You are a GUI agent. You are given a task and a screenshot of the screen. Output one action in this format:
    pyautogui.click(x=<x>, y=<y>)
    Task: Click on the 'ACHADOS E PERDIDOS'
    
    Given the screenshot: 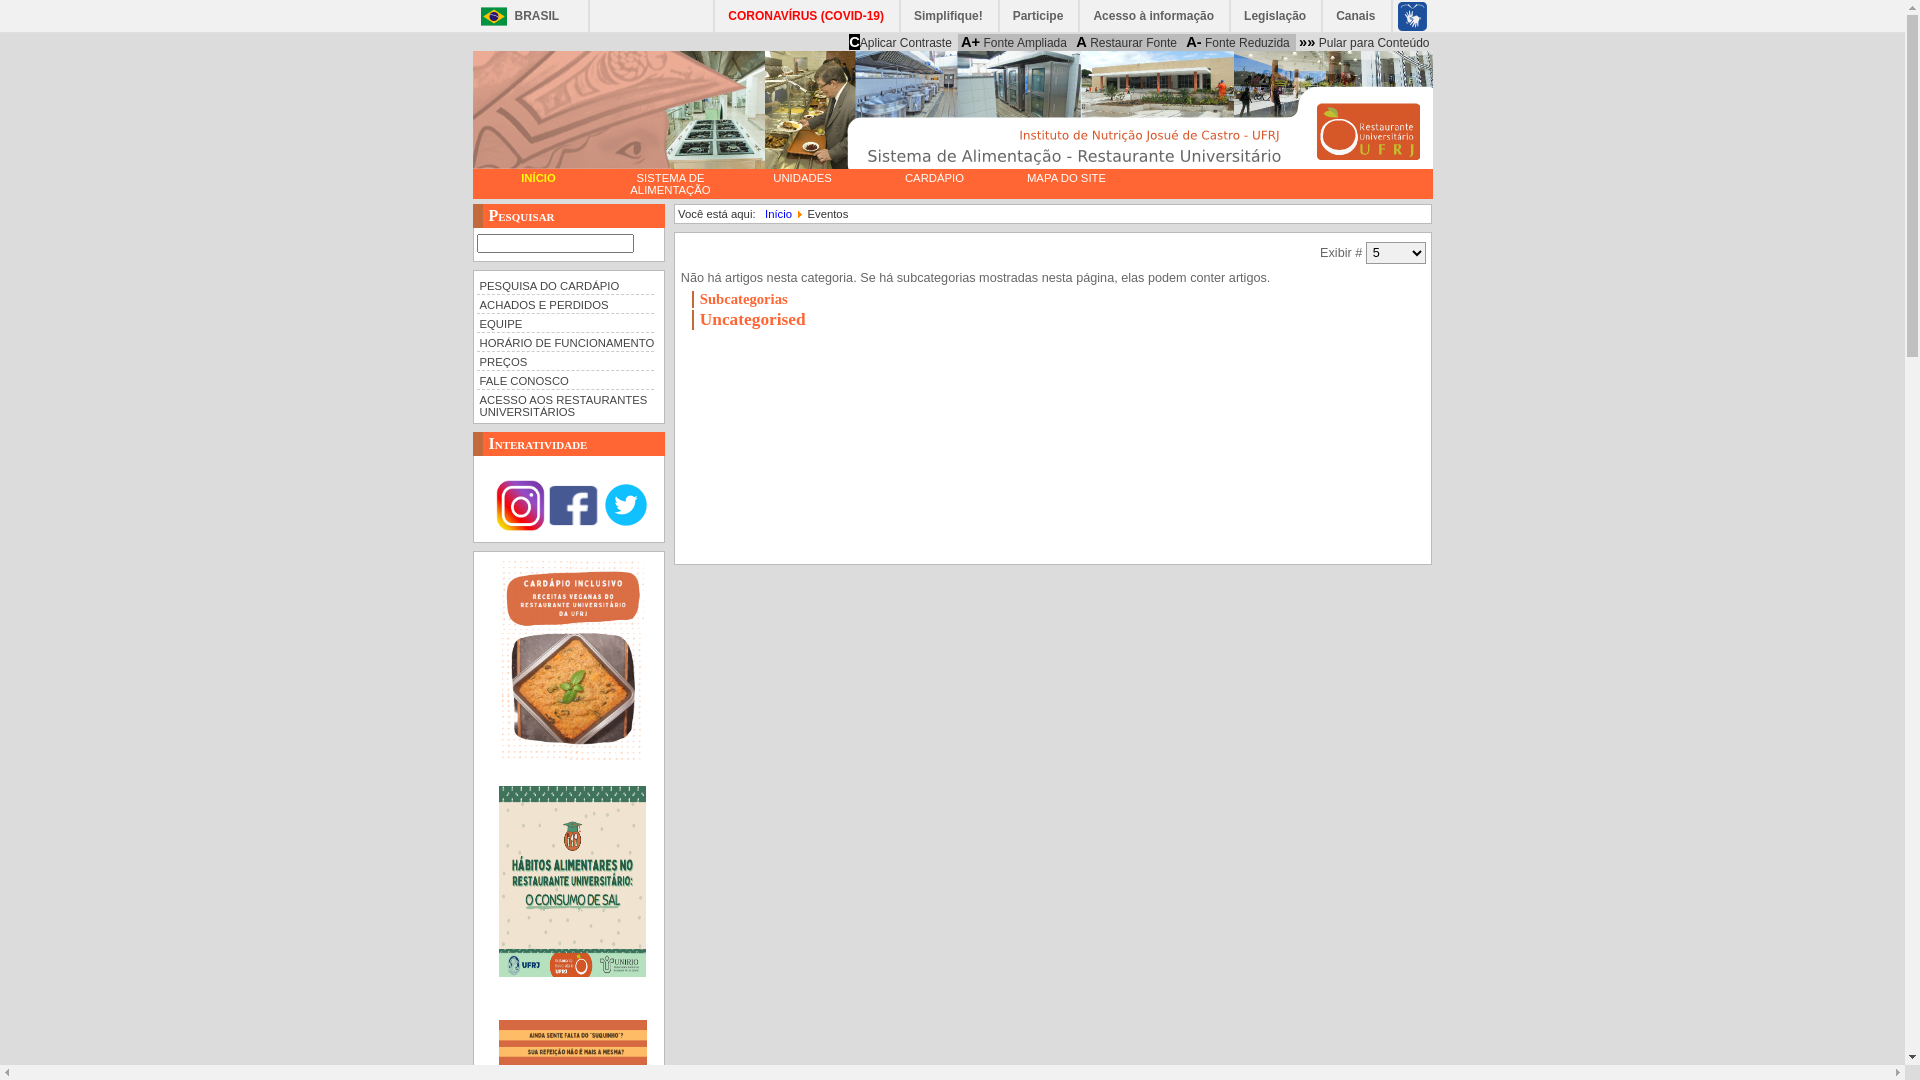 What is the action you would take?
    pyautogui.click(x=474, y=303)
    